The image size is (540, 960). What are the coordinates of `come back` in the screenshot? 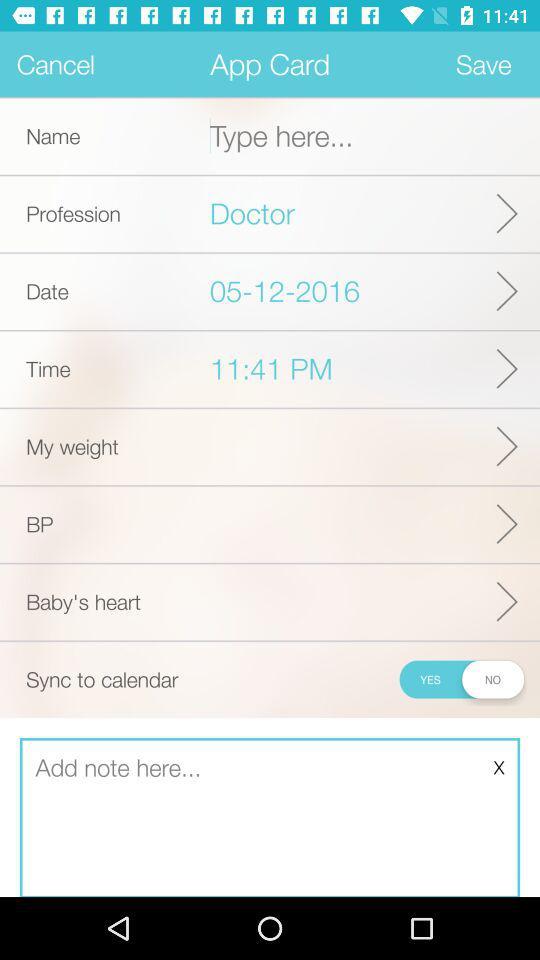 It's located at (270, 818).